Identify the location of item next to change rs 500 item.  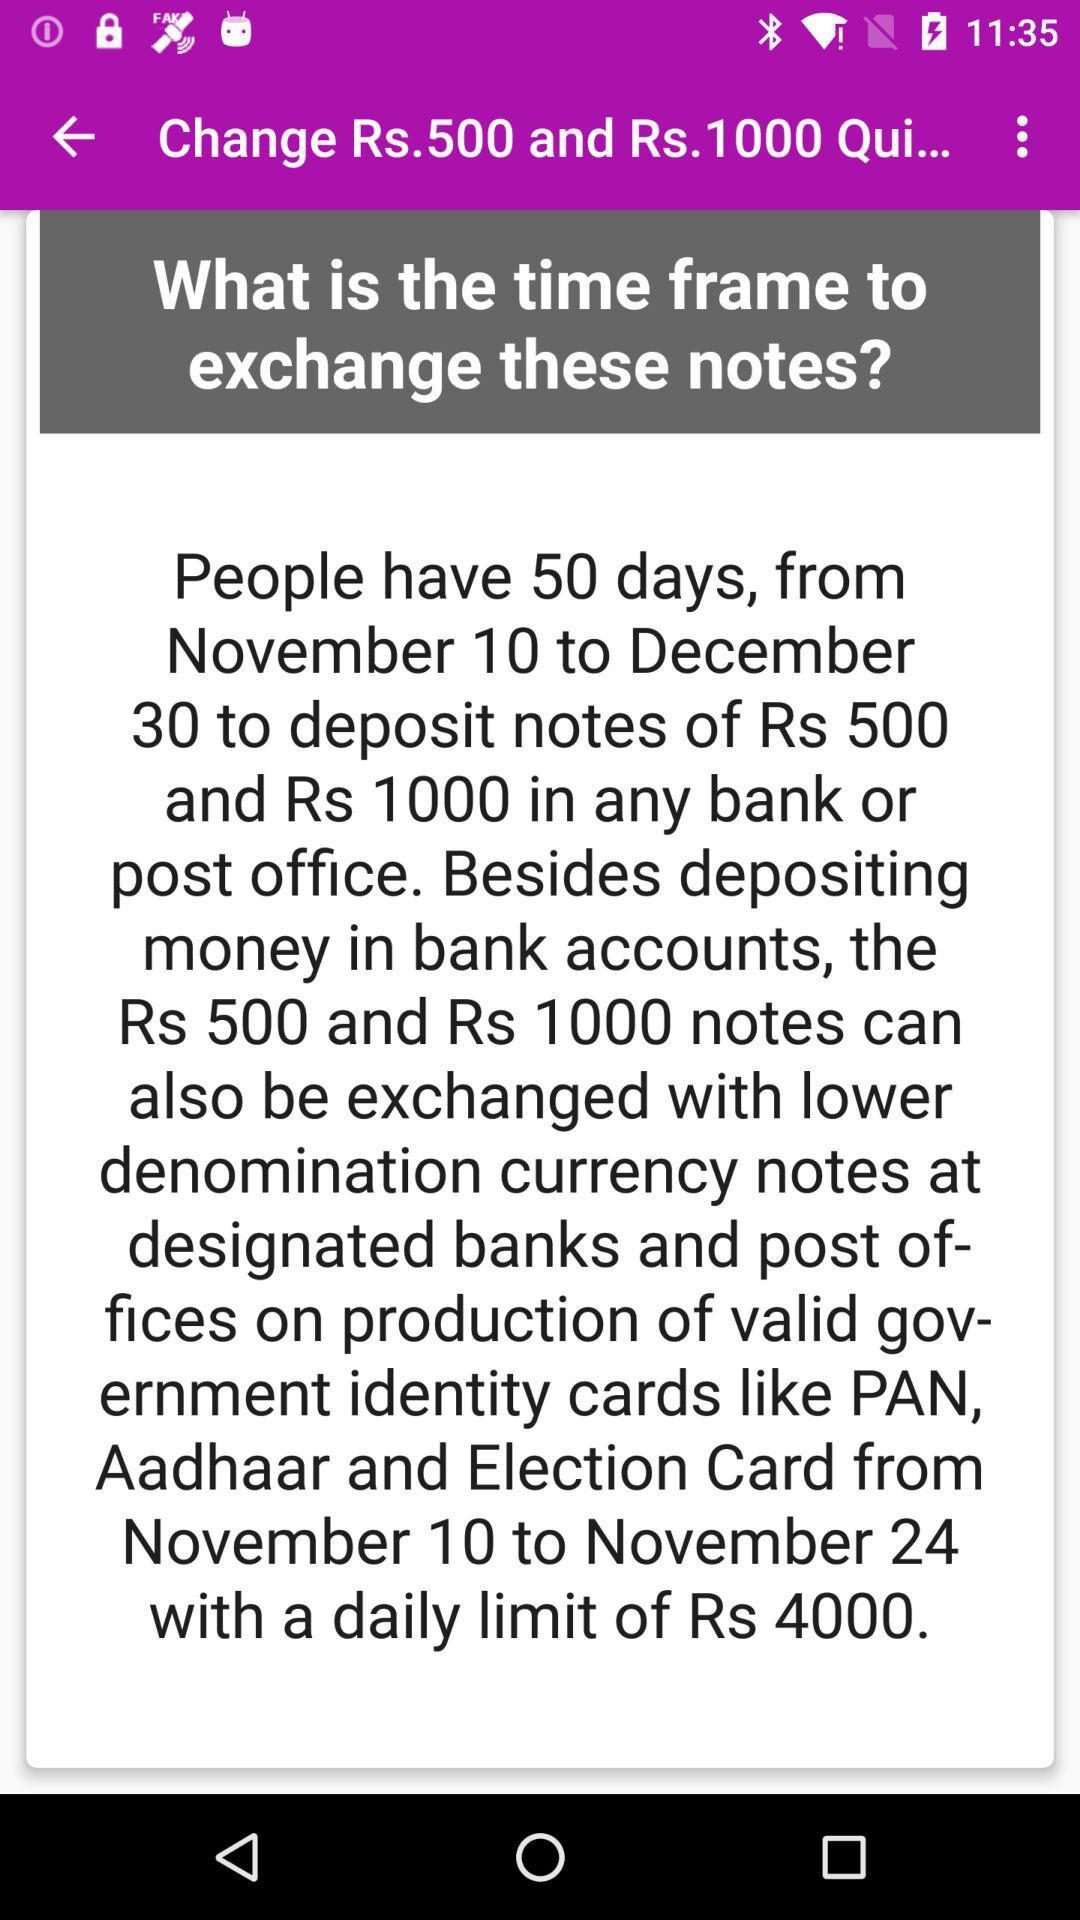
(1027, 135).